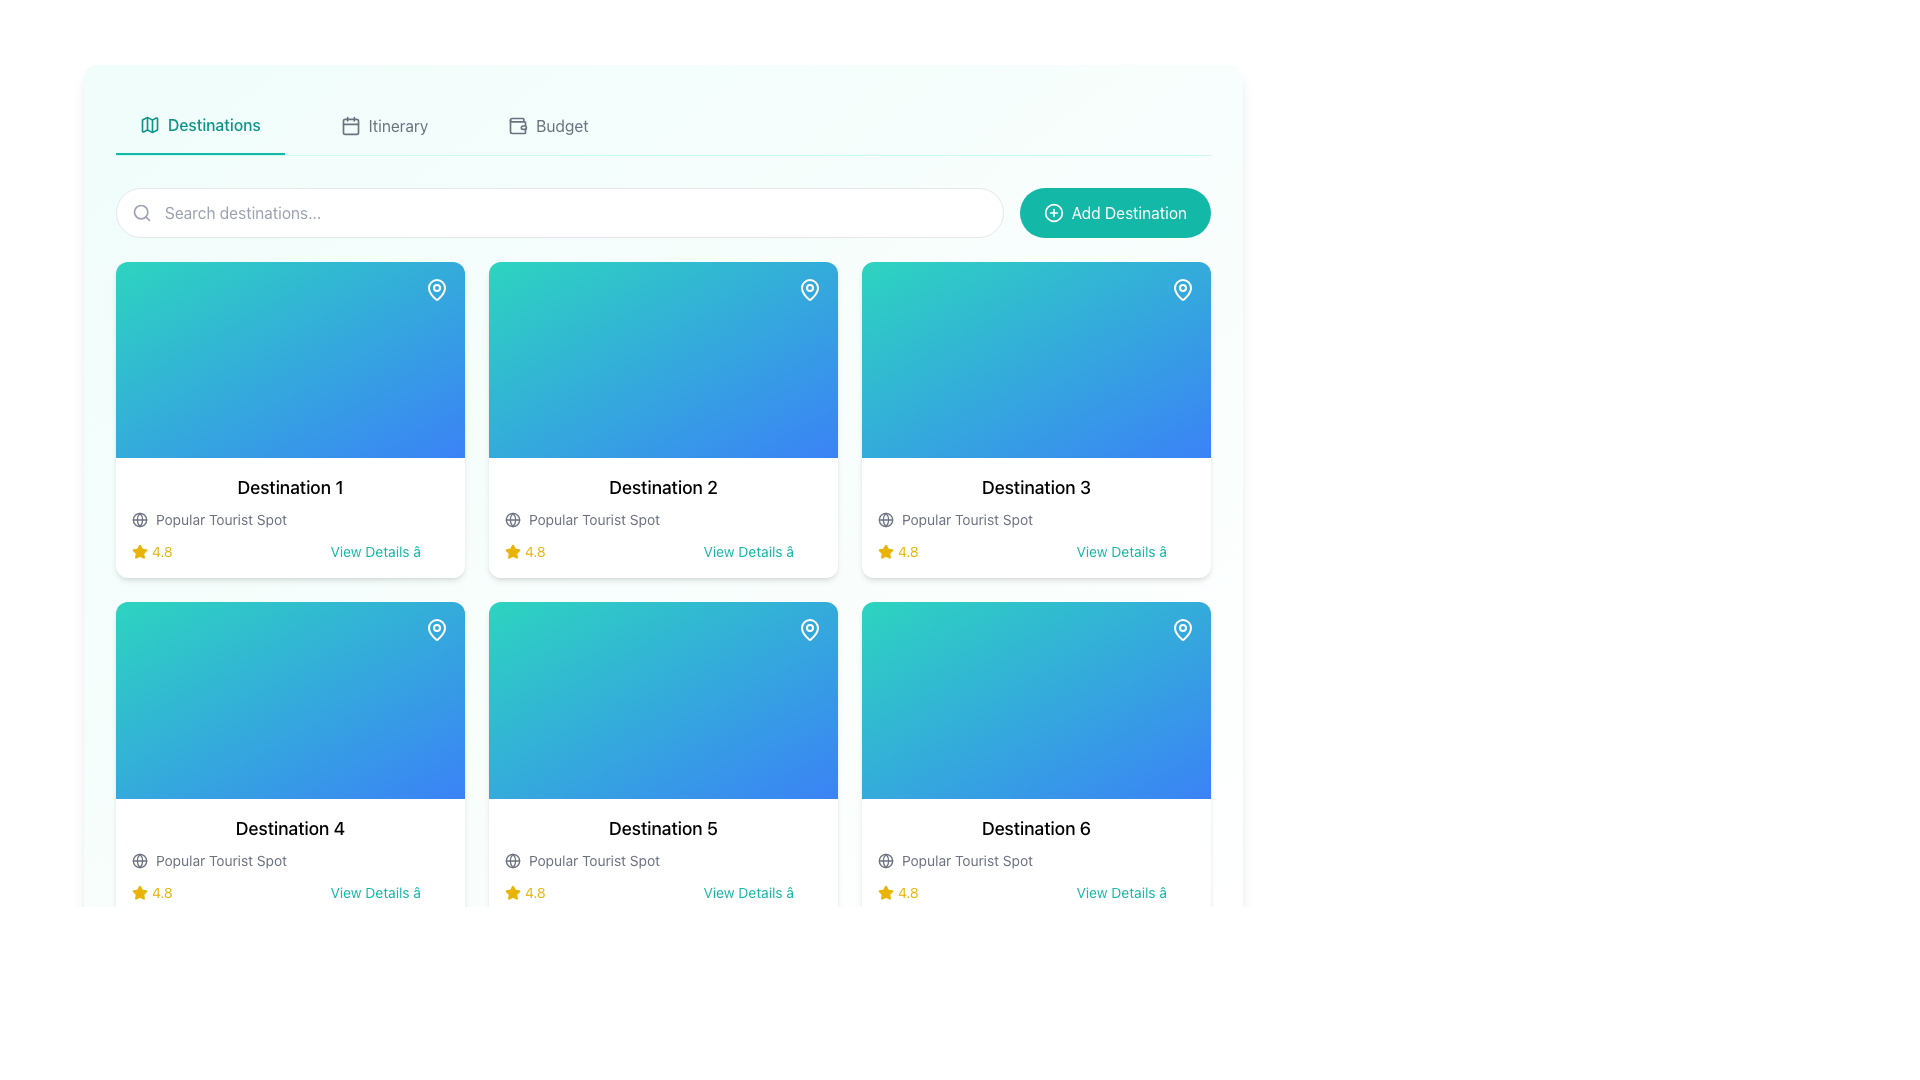 The image size is (1920, 1080). Describe the element at coordinates (907, 552) in the screenshot. I see `the rating score text label displaying '4.8' for destination 3, located at the bottom-left section of the card and adjacent to a star icon` at that location.